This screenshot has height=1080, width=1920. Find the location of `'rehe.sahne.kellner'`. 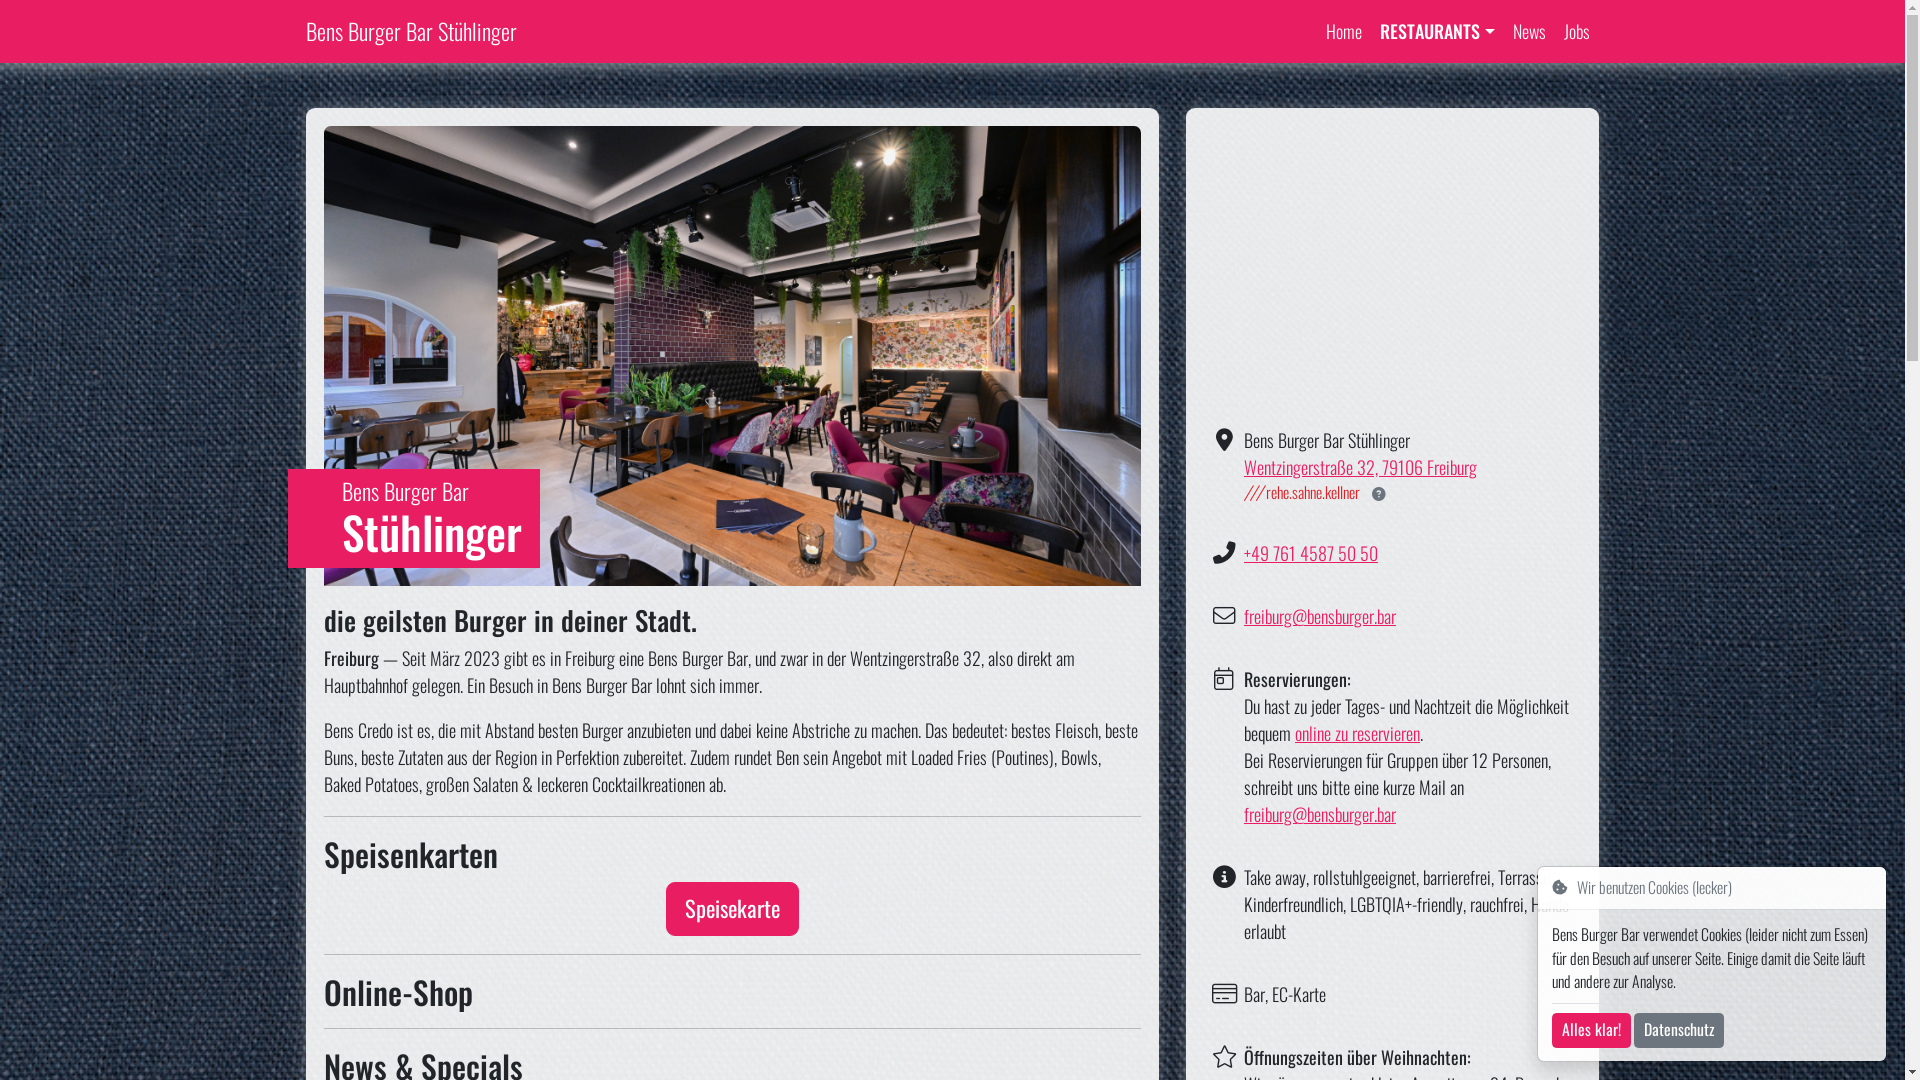

'rehe.sahne.kellner' is located at coordinates (1301, 492).